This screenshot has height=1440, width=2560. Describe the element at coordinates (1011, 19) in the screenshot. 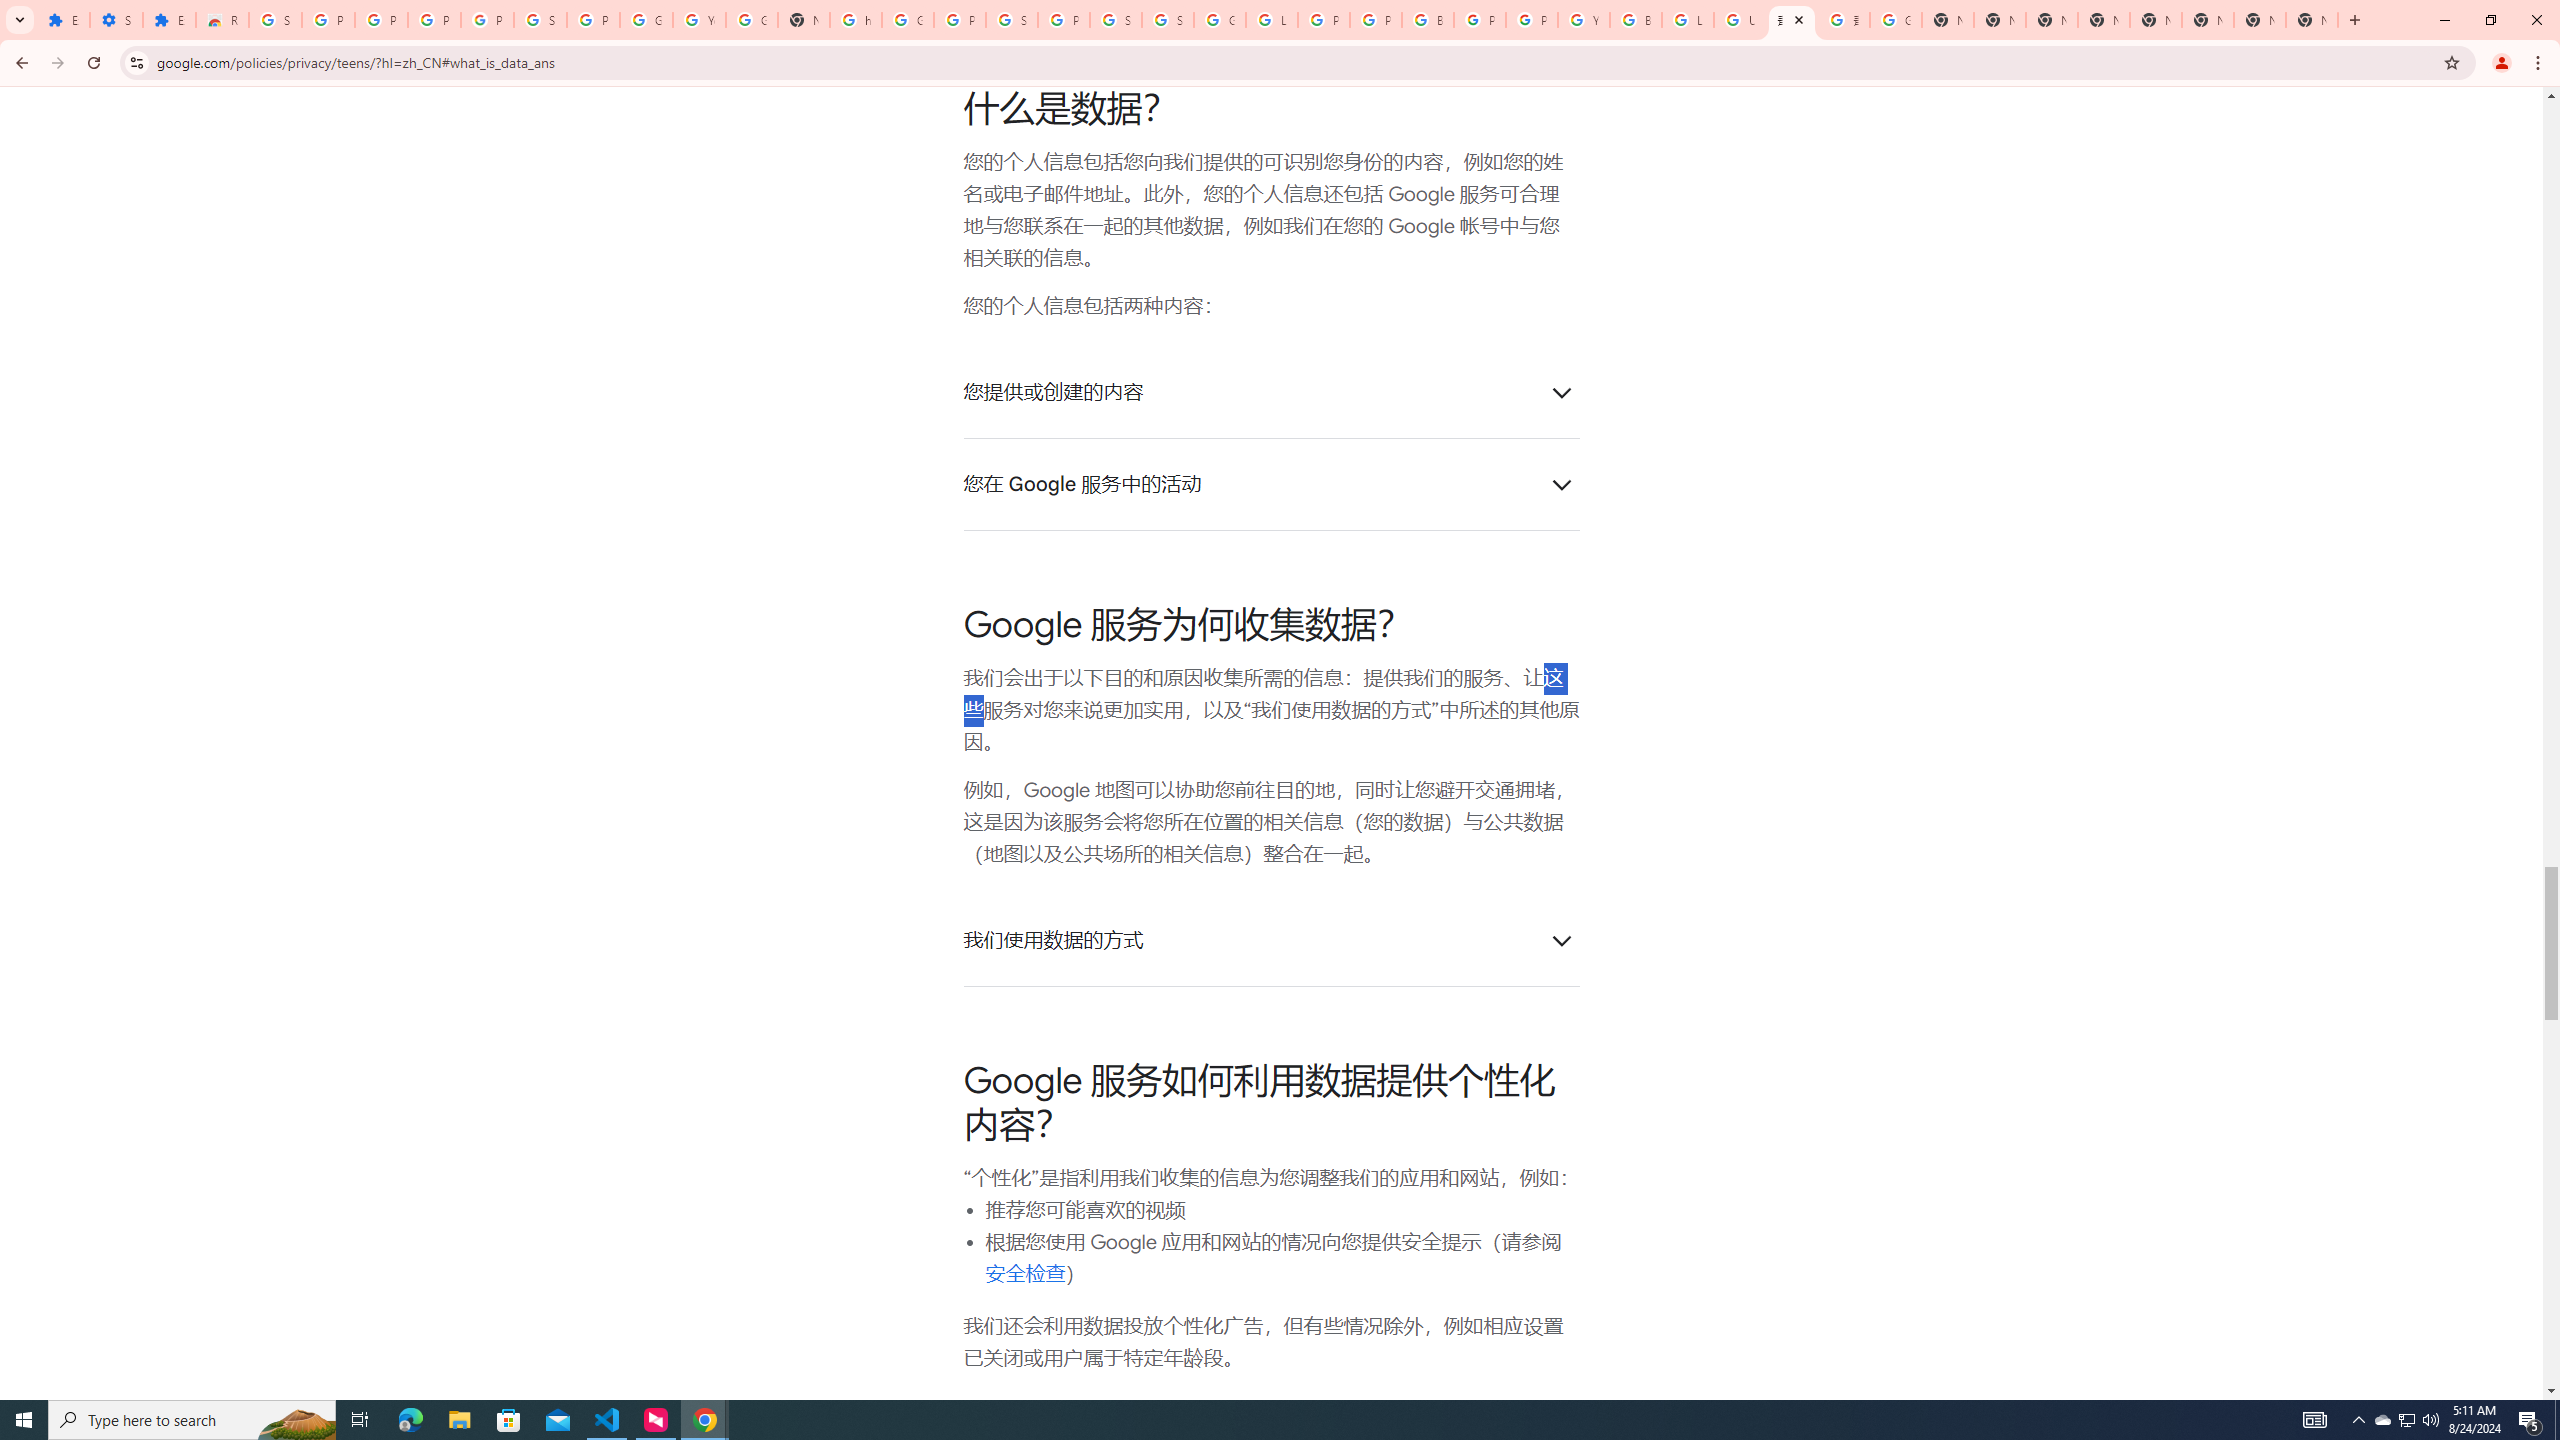

I see `'Sign in - Google Accounts'` at that location.